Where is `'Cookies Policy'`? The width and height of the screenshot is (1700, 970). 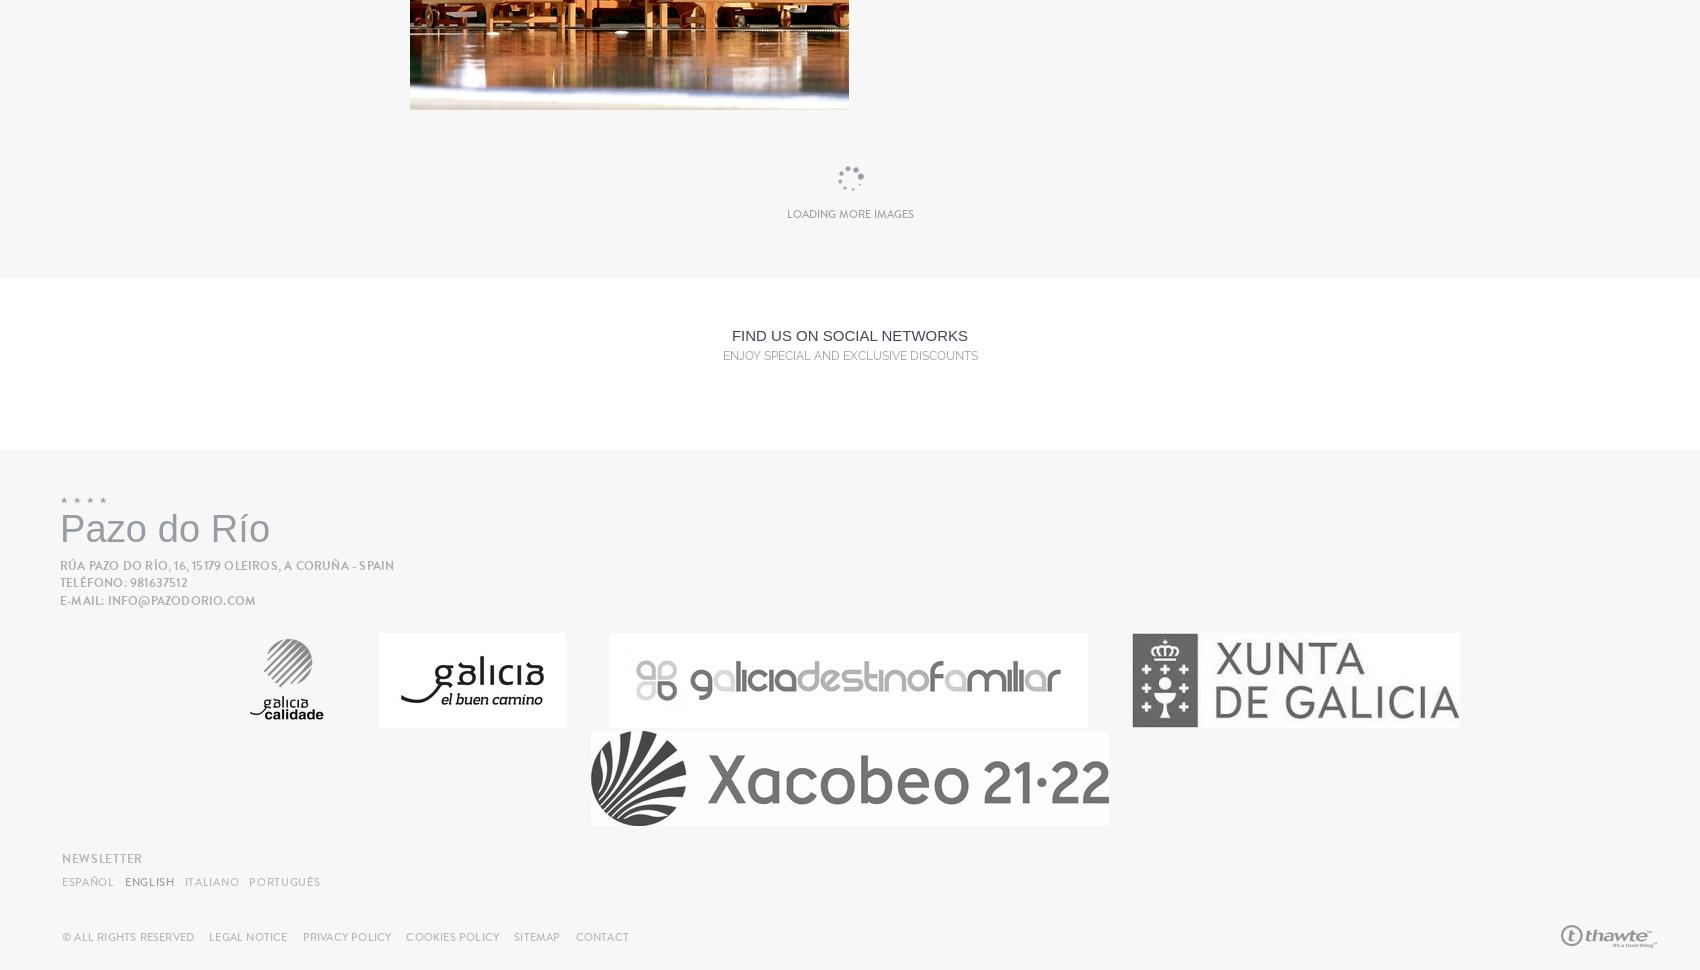 'Cookies Policy' is located at coordinates (404, 935).